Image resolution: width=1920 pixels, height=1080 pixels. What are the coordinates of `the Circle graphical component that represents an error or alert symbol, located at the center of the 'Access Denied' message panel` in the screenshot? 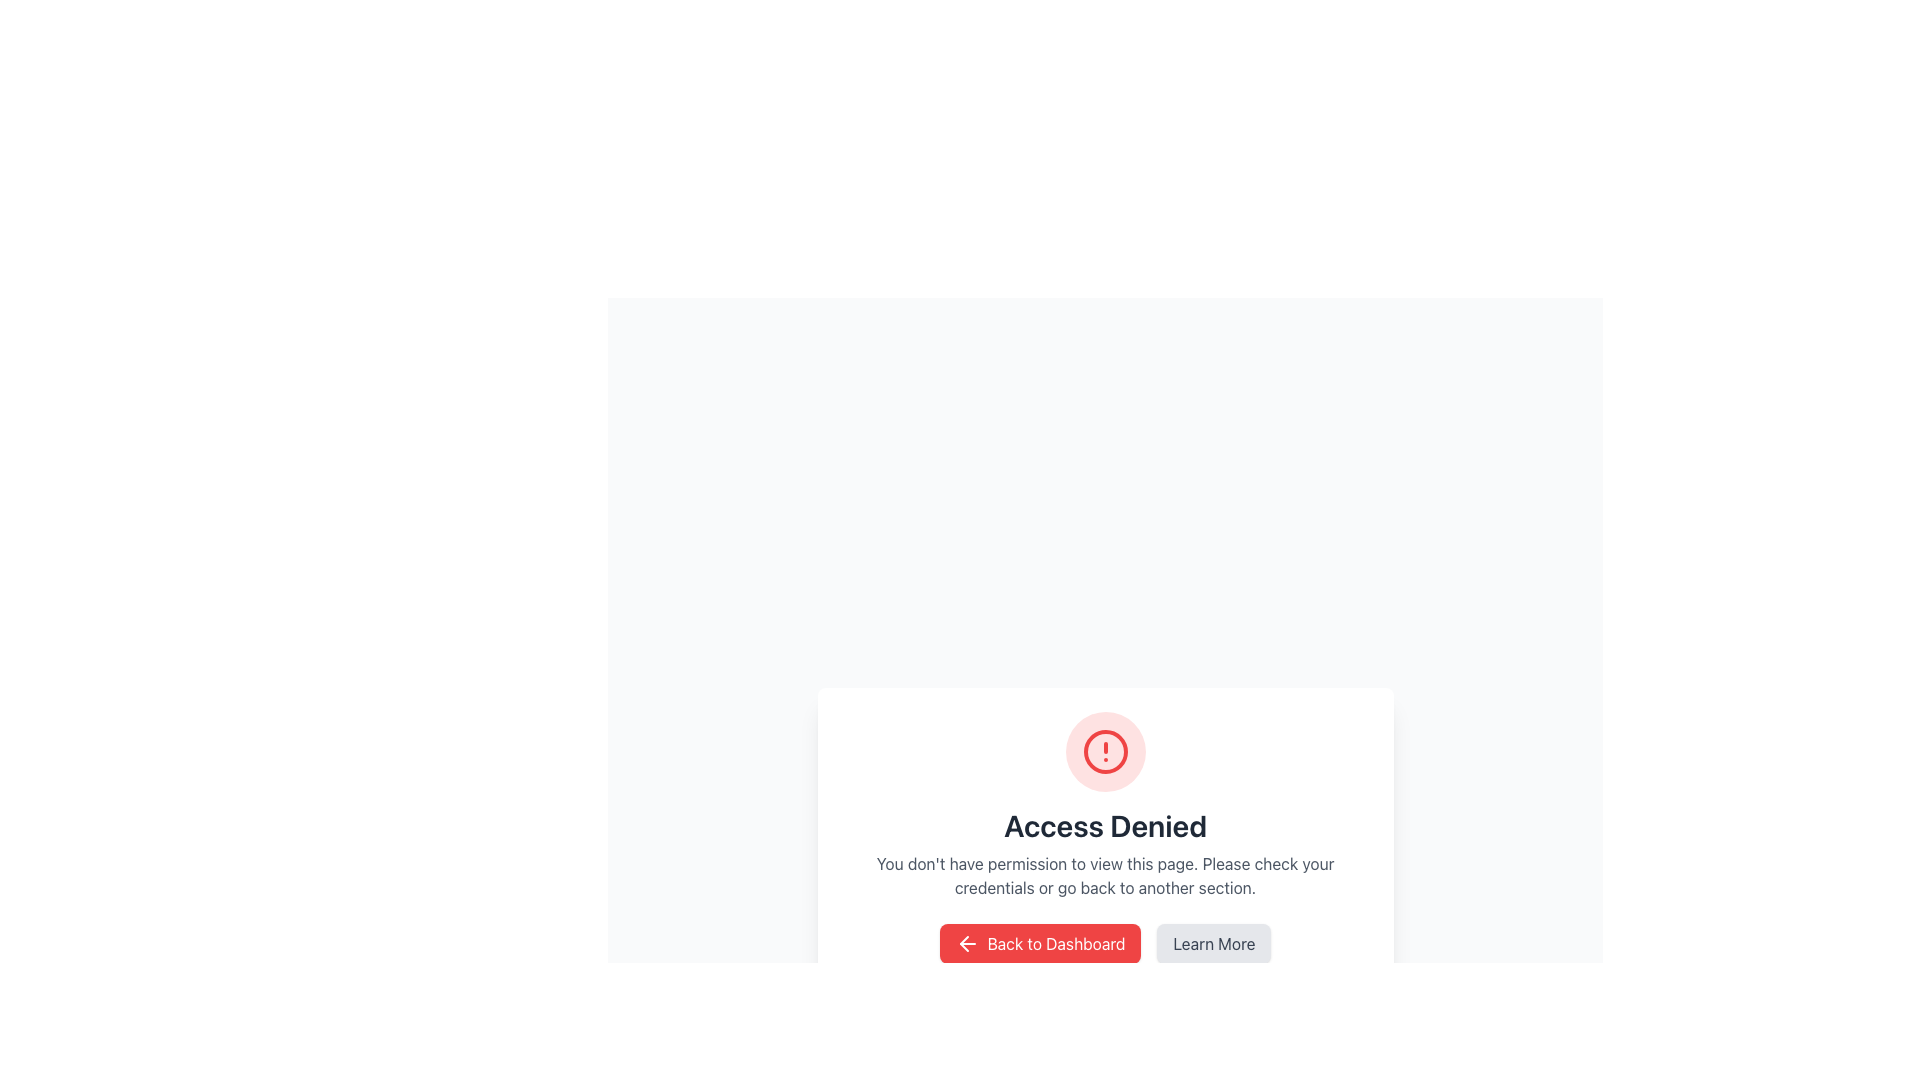 It's located at (1104, 752).